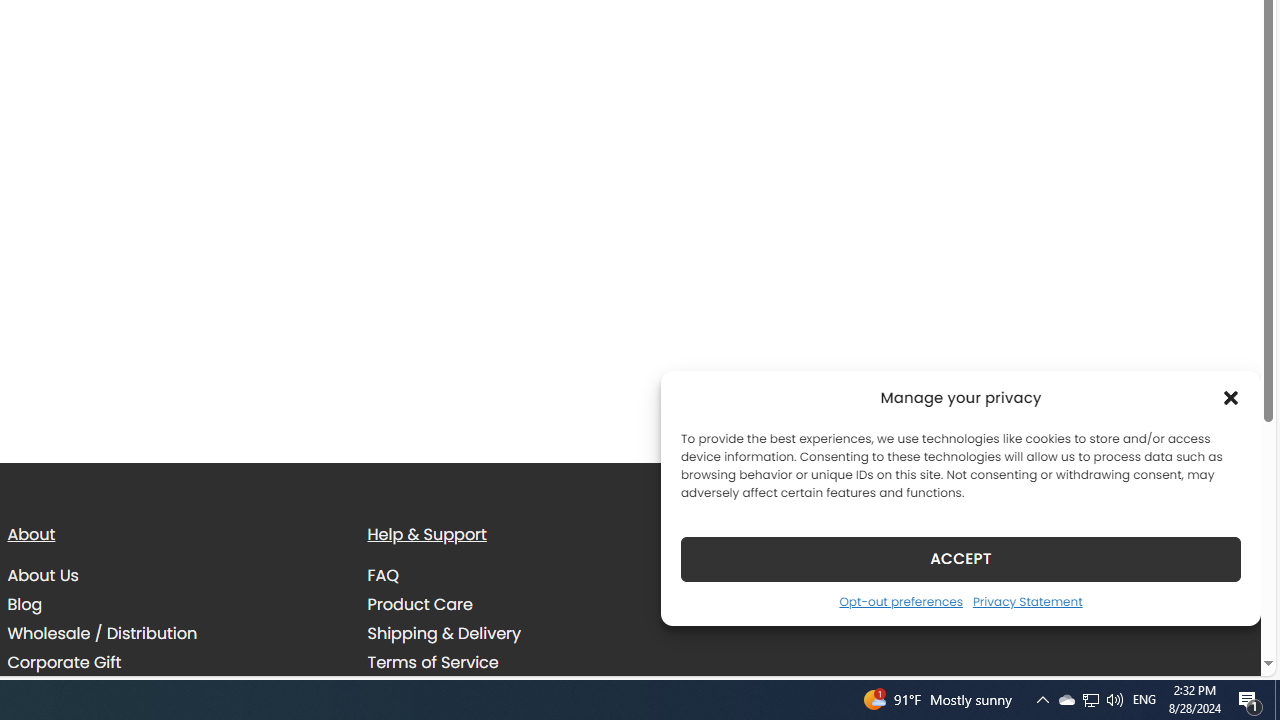 This screenshot has width=1280, height=720. I want to click on 'Shipping & Delivery', so click(443, 633).